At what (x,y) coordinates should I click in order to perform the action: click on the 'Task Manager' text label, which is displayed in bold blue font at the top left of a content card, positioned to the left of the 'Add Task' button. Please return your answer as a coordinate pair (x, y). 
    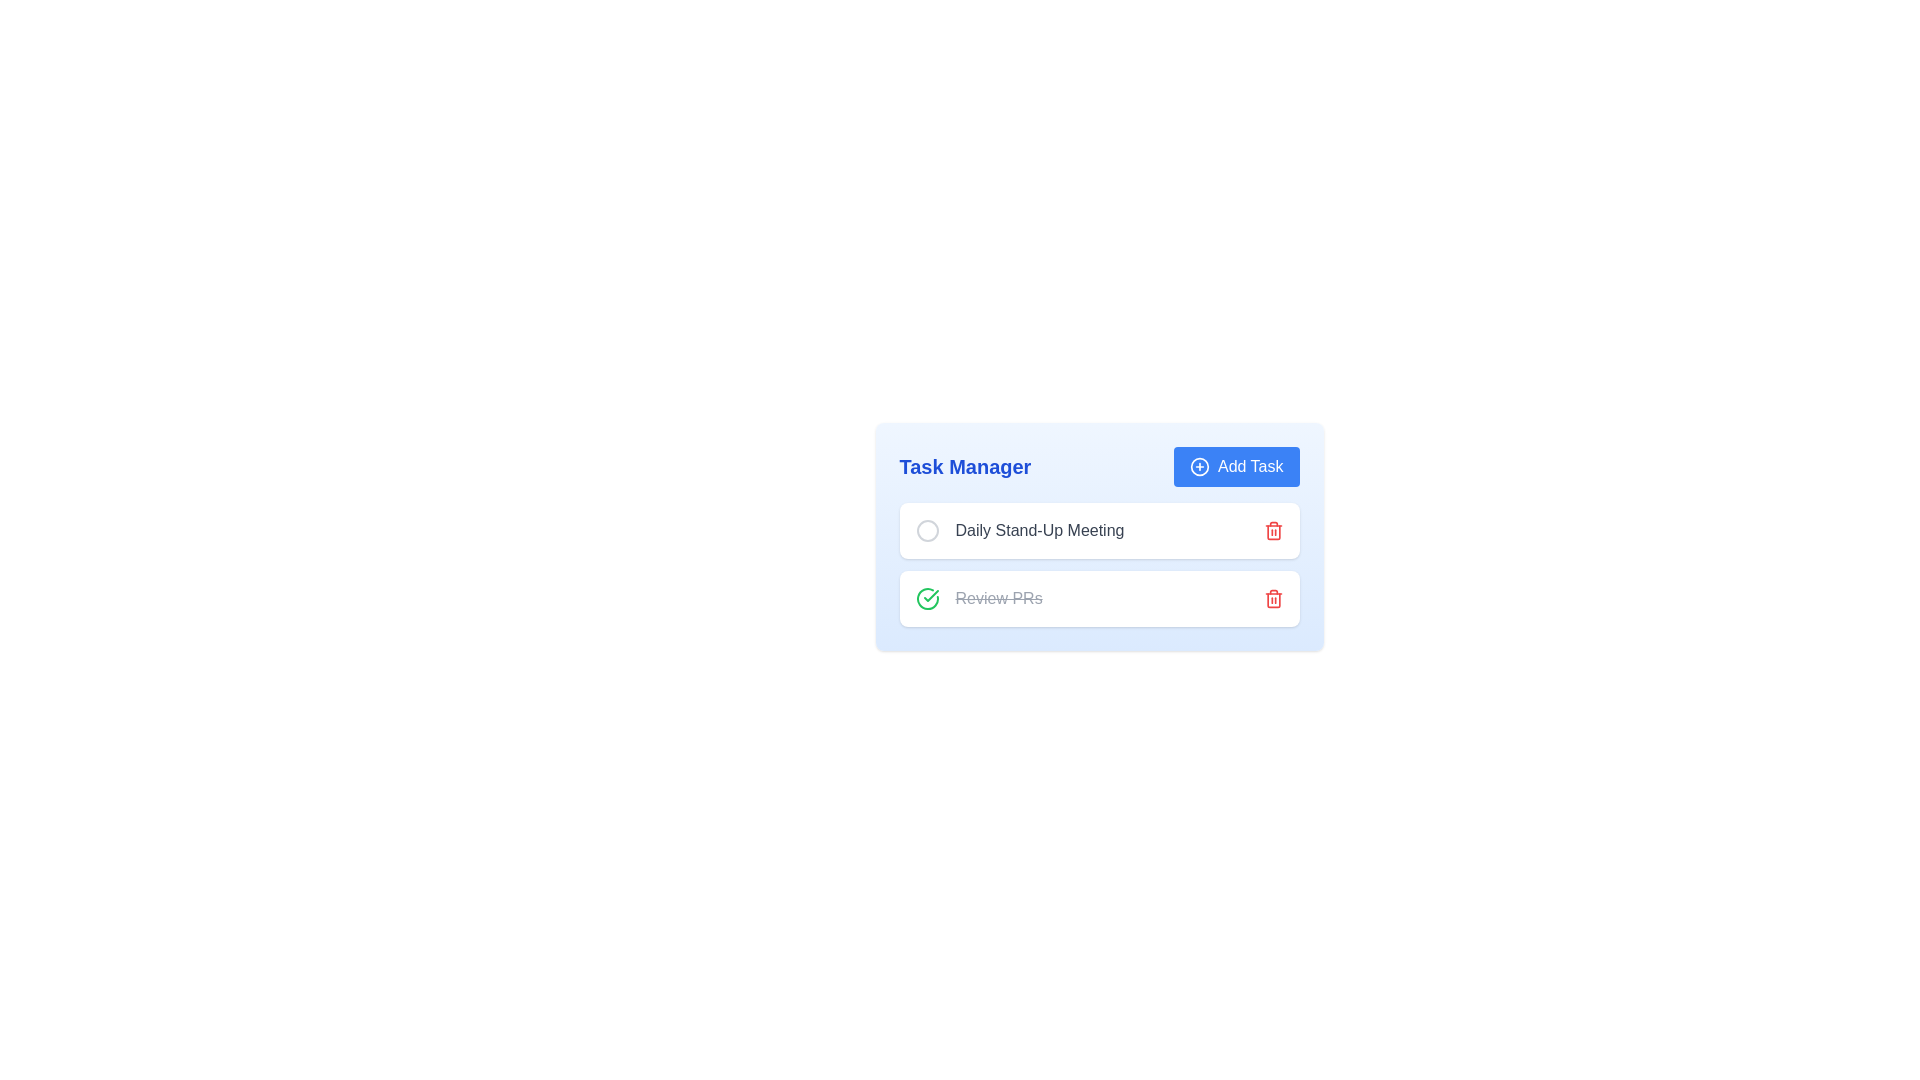
    Looking at the image, I should click on (965, 466).